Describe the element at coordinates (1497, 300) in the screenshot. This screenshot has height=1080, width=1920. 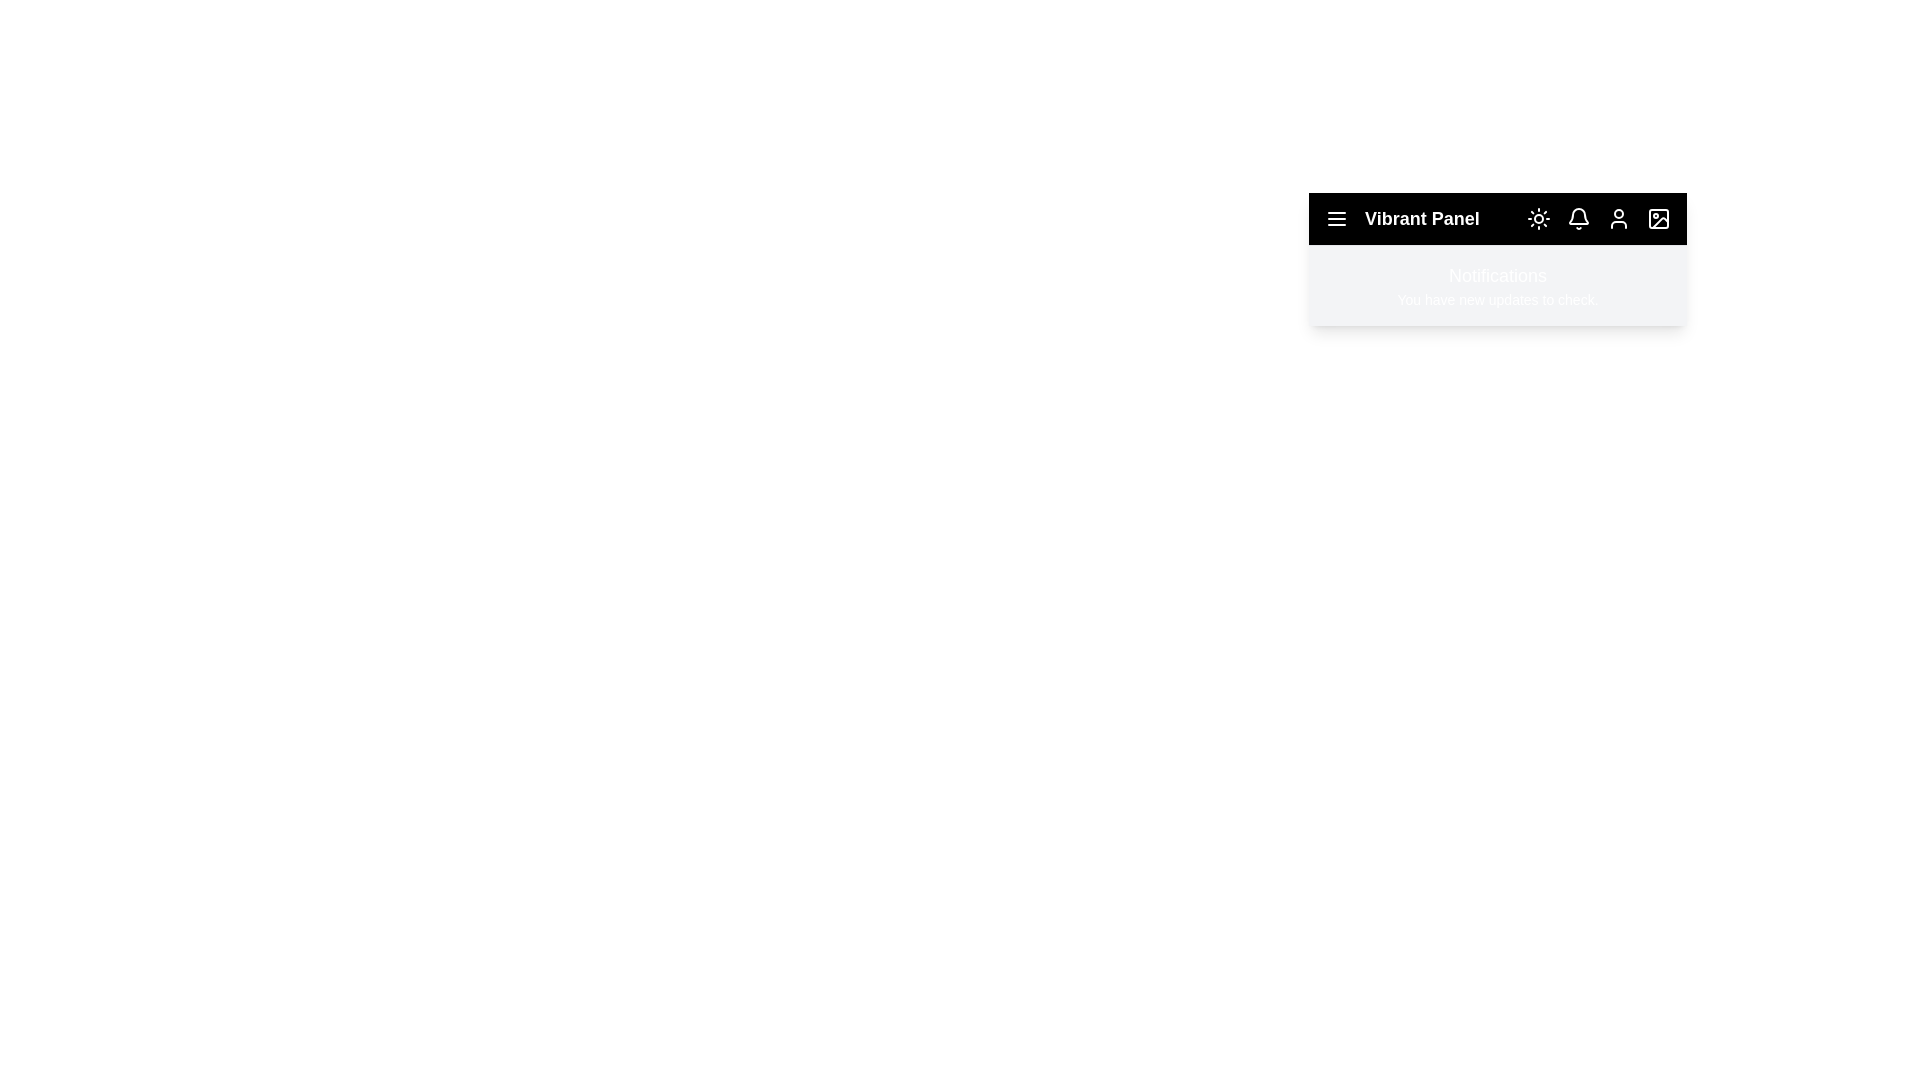
I see `the notifications text to interact with it` at that location.